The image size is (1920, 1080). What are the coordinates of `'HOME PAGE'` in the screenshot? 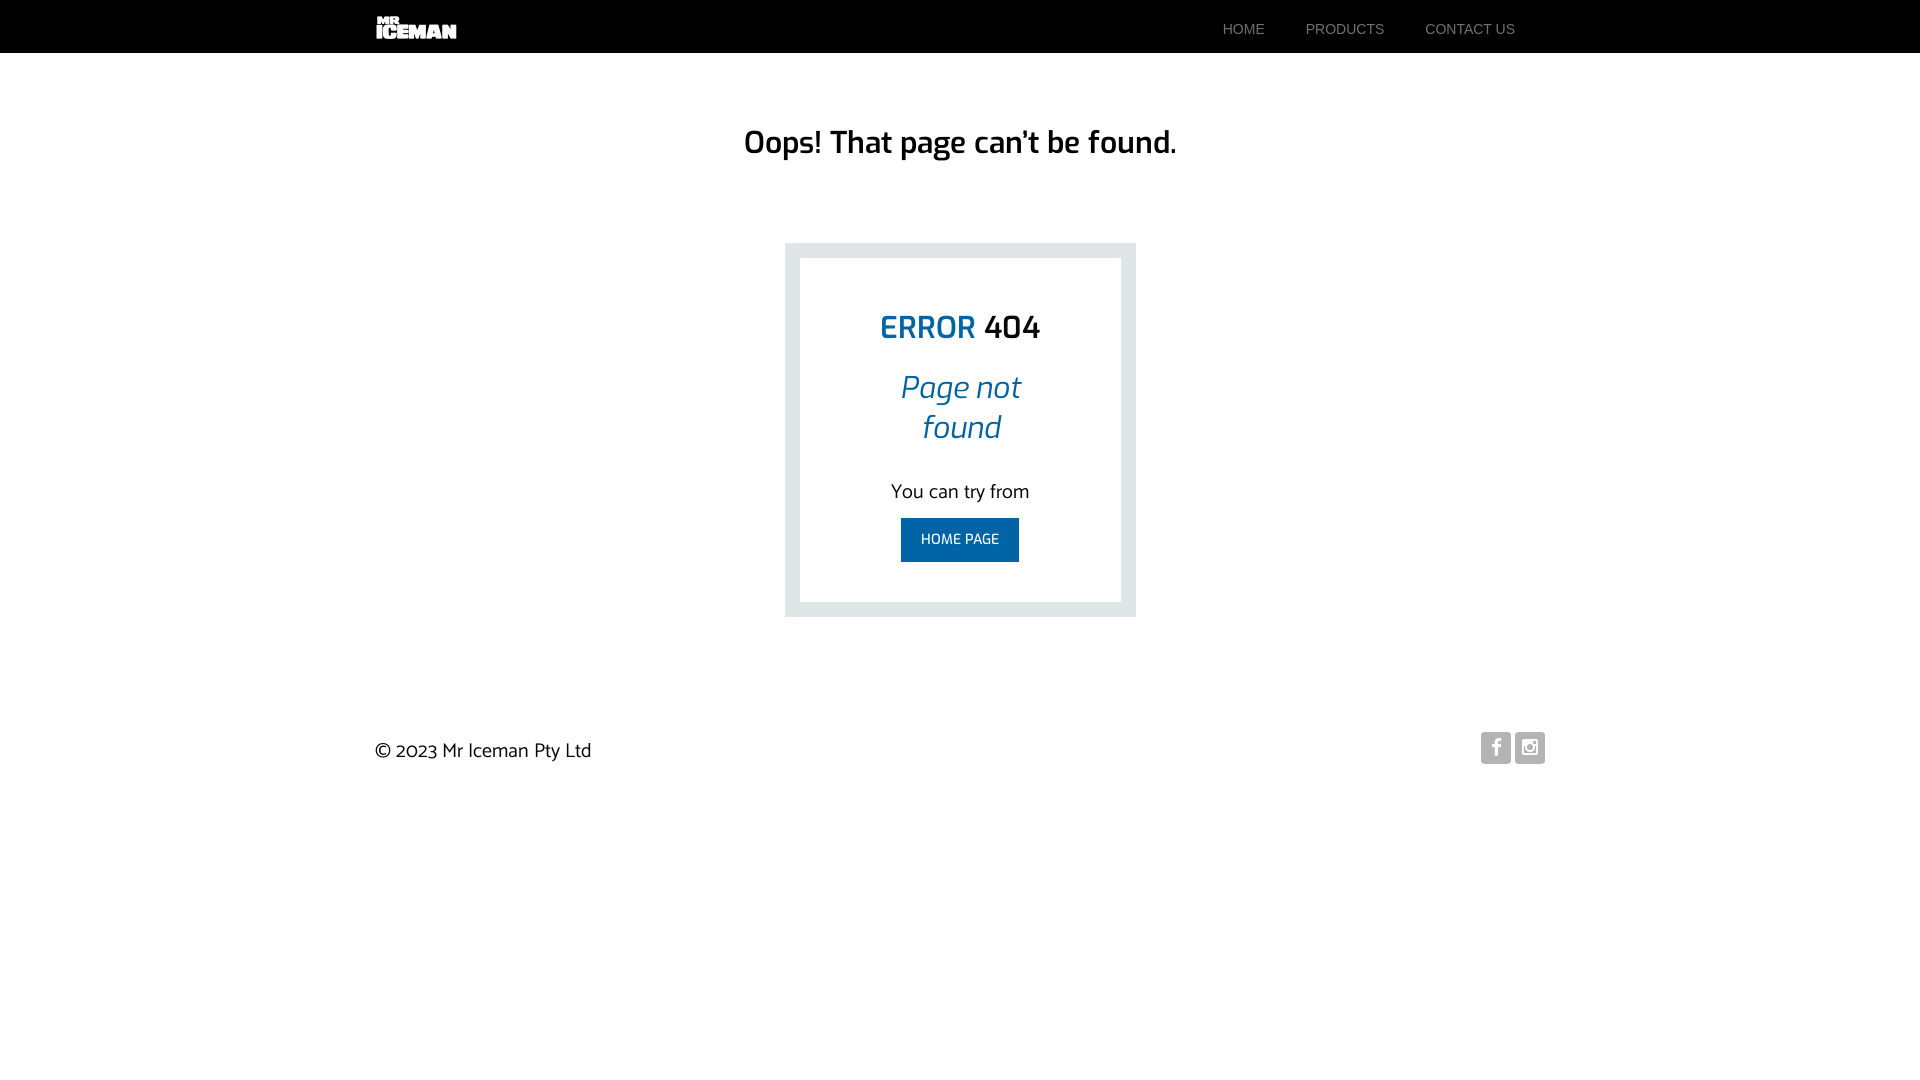 It's located at (900, 540).